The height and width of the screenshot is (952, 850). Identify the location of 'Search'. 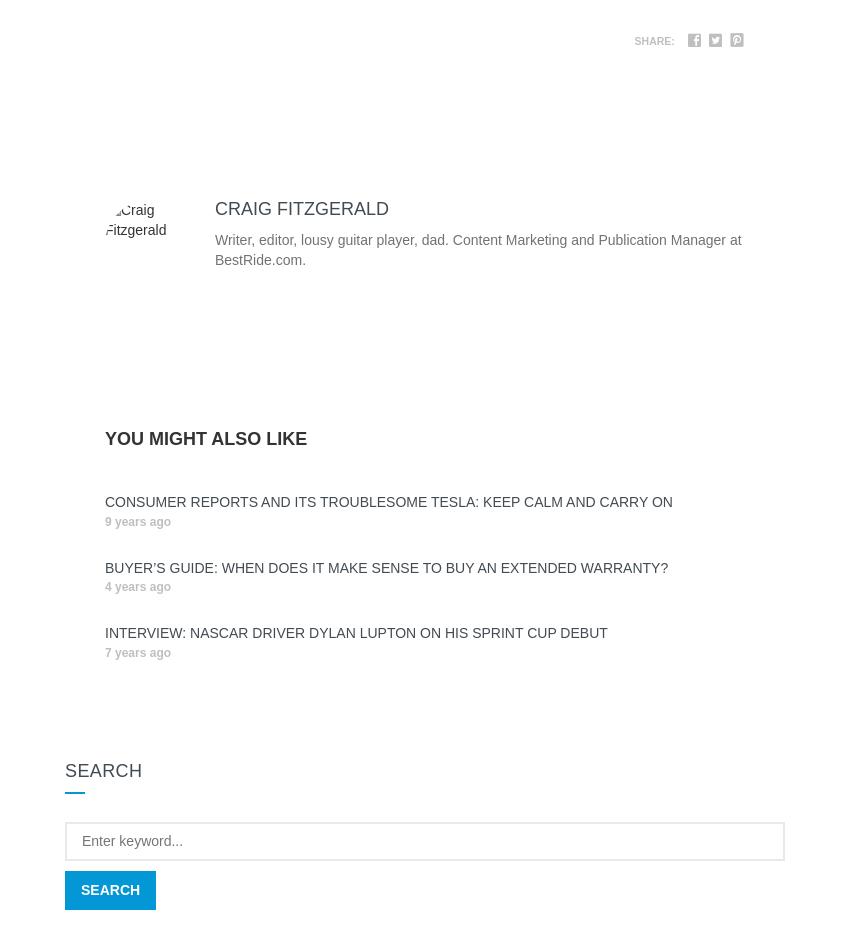
(65, 769).